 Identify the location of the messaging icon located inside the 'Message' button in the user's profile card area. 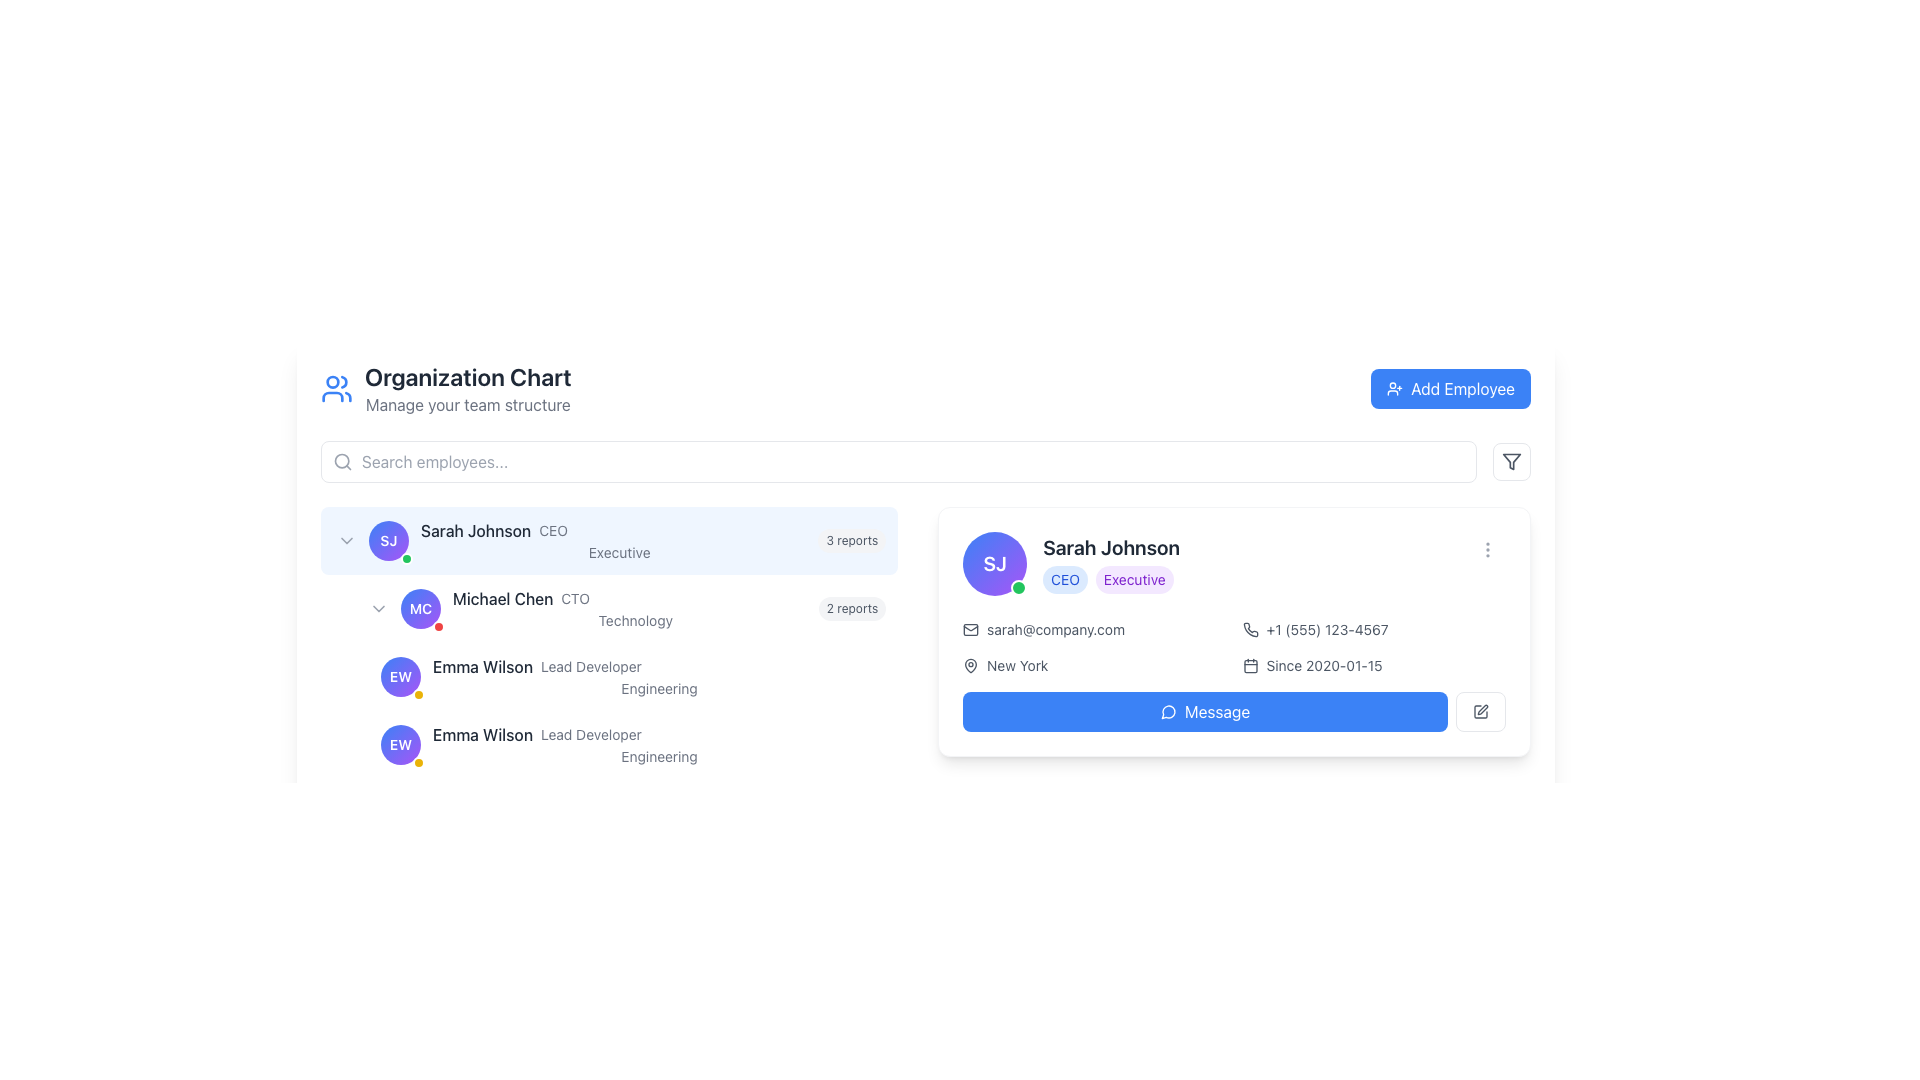
(1168, 711).